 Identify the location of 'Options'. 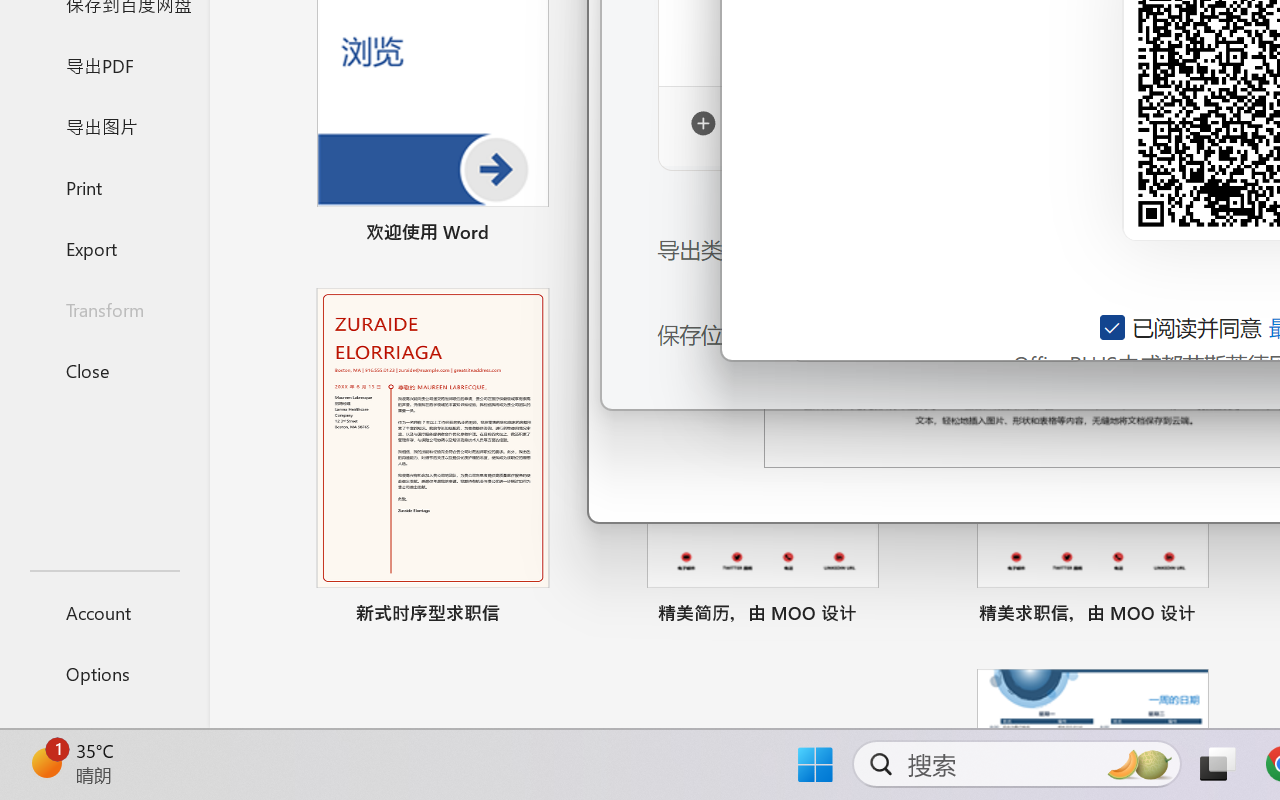
(103, 673).